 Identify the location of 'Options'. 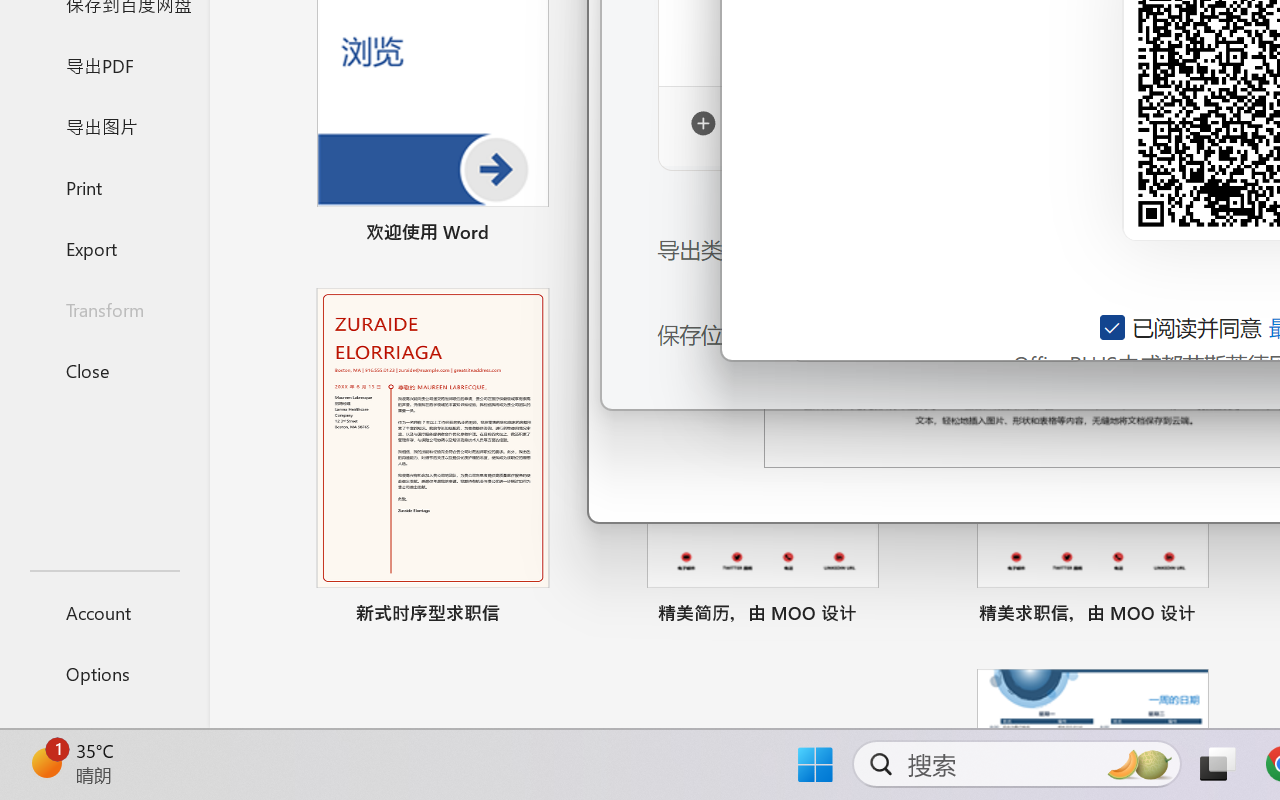
(103, 673).